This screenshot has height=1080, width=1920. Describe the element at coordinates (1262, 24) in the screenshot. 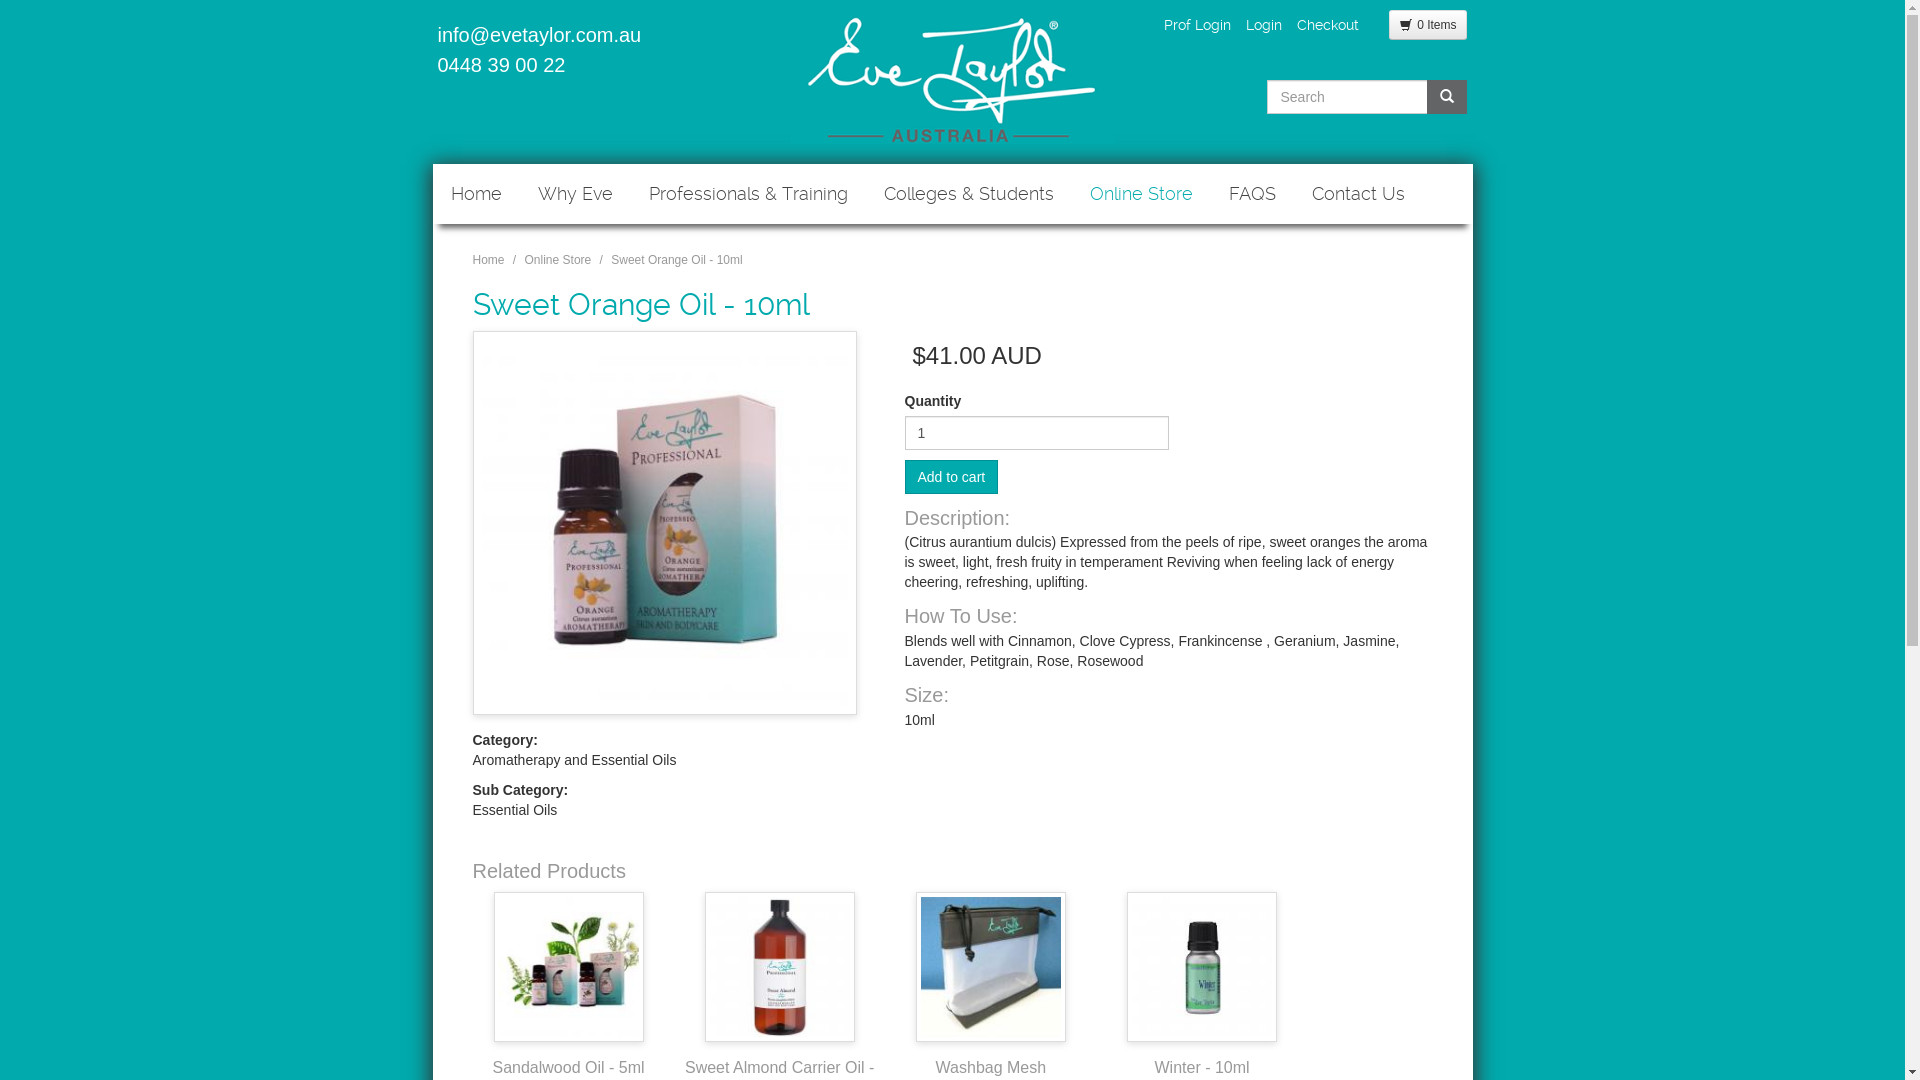

I see `'Login'` at that location.